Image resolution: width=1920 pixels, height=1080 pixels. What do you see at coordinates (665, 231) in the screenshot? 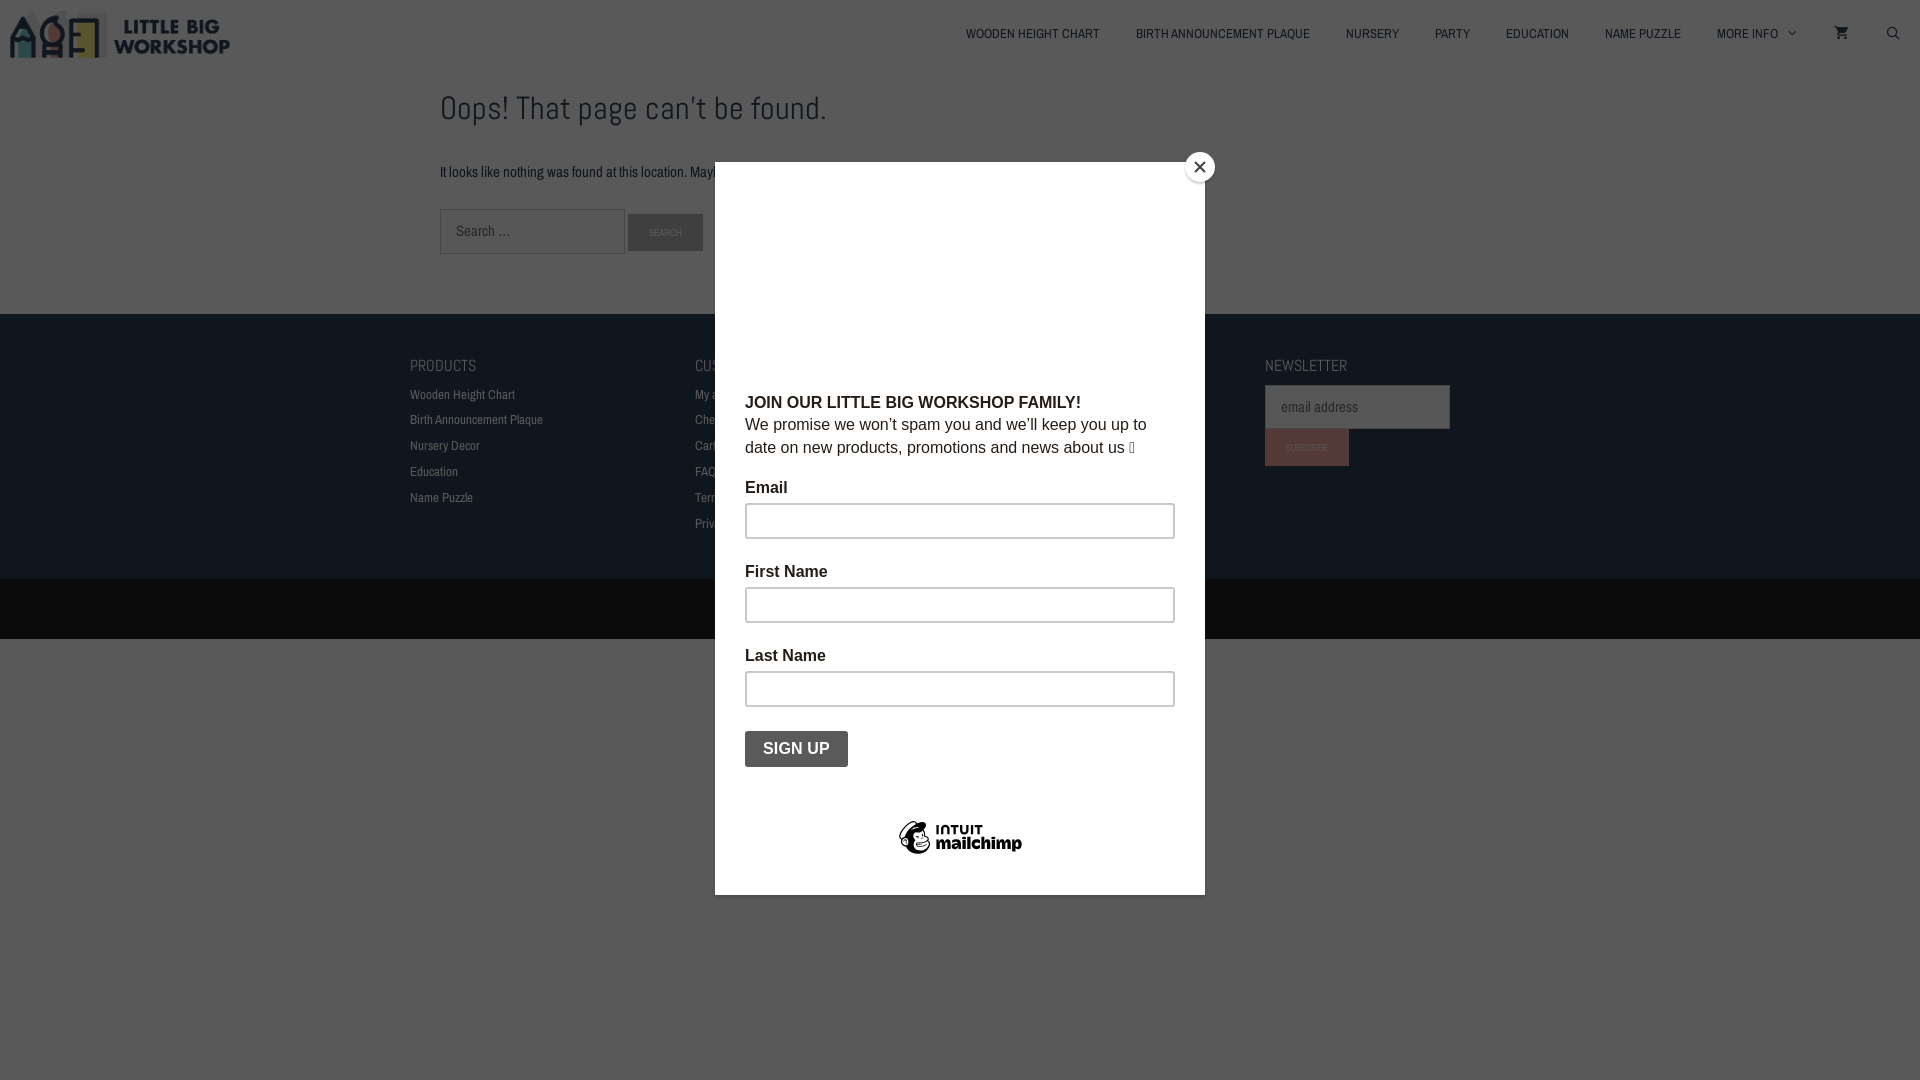
I see `'Search'` at bounding box center [665, 231].